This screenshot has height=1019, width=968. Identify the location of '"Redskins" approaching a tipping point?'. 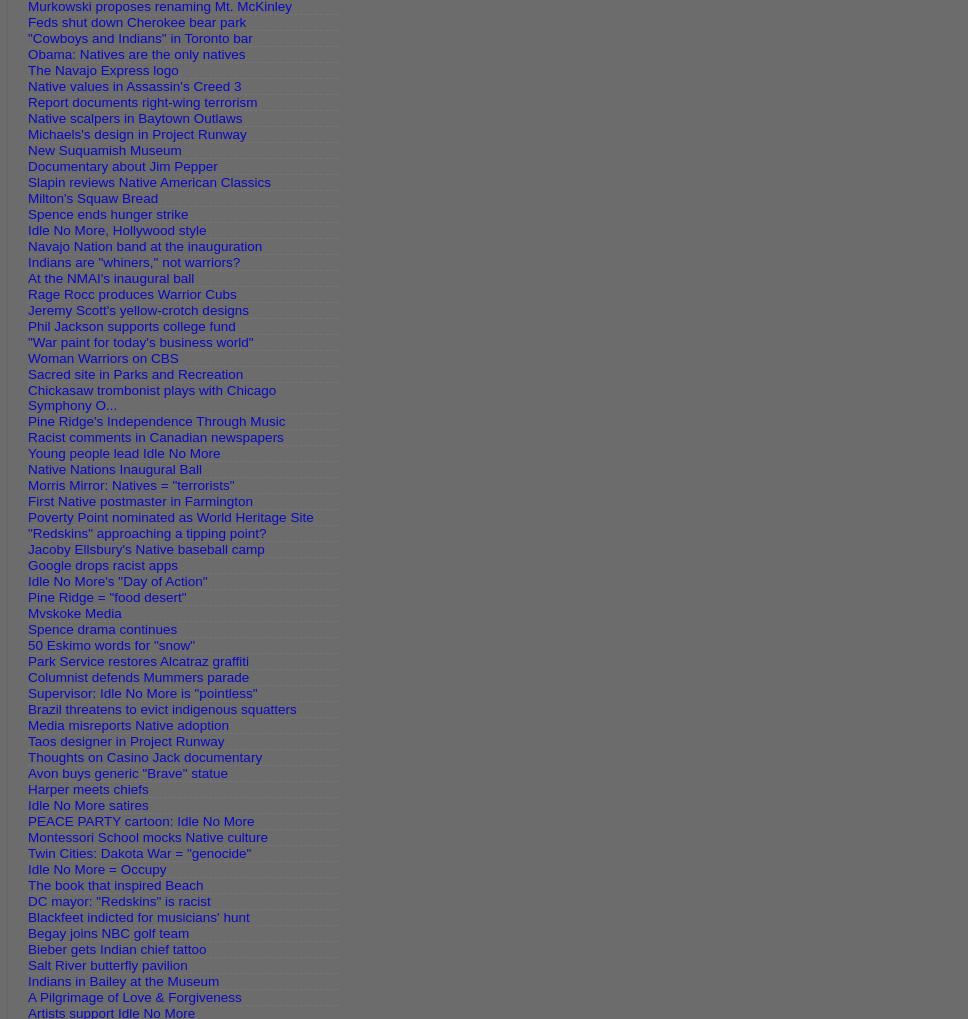
(146, 533).